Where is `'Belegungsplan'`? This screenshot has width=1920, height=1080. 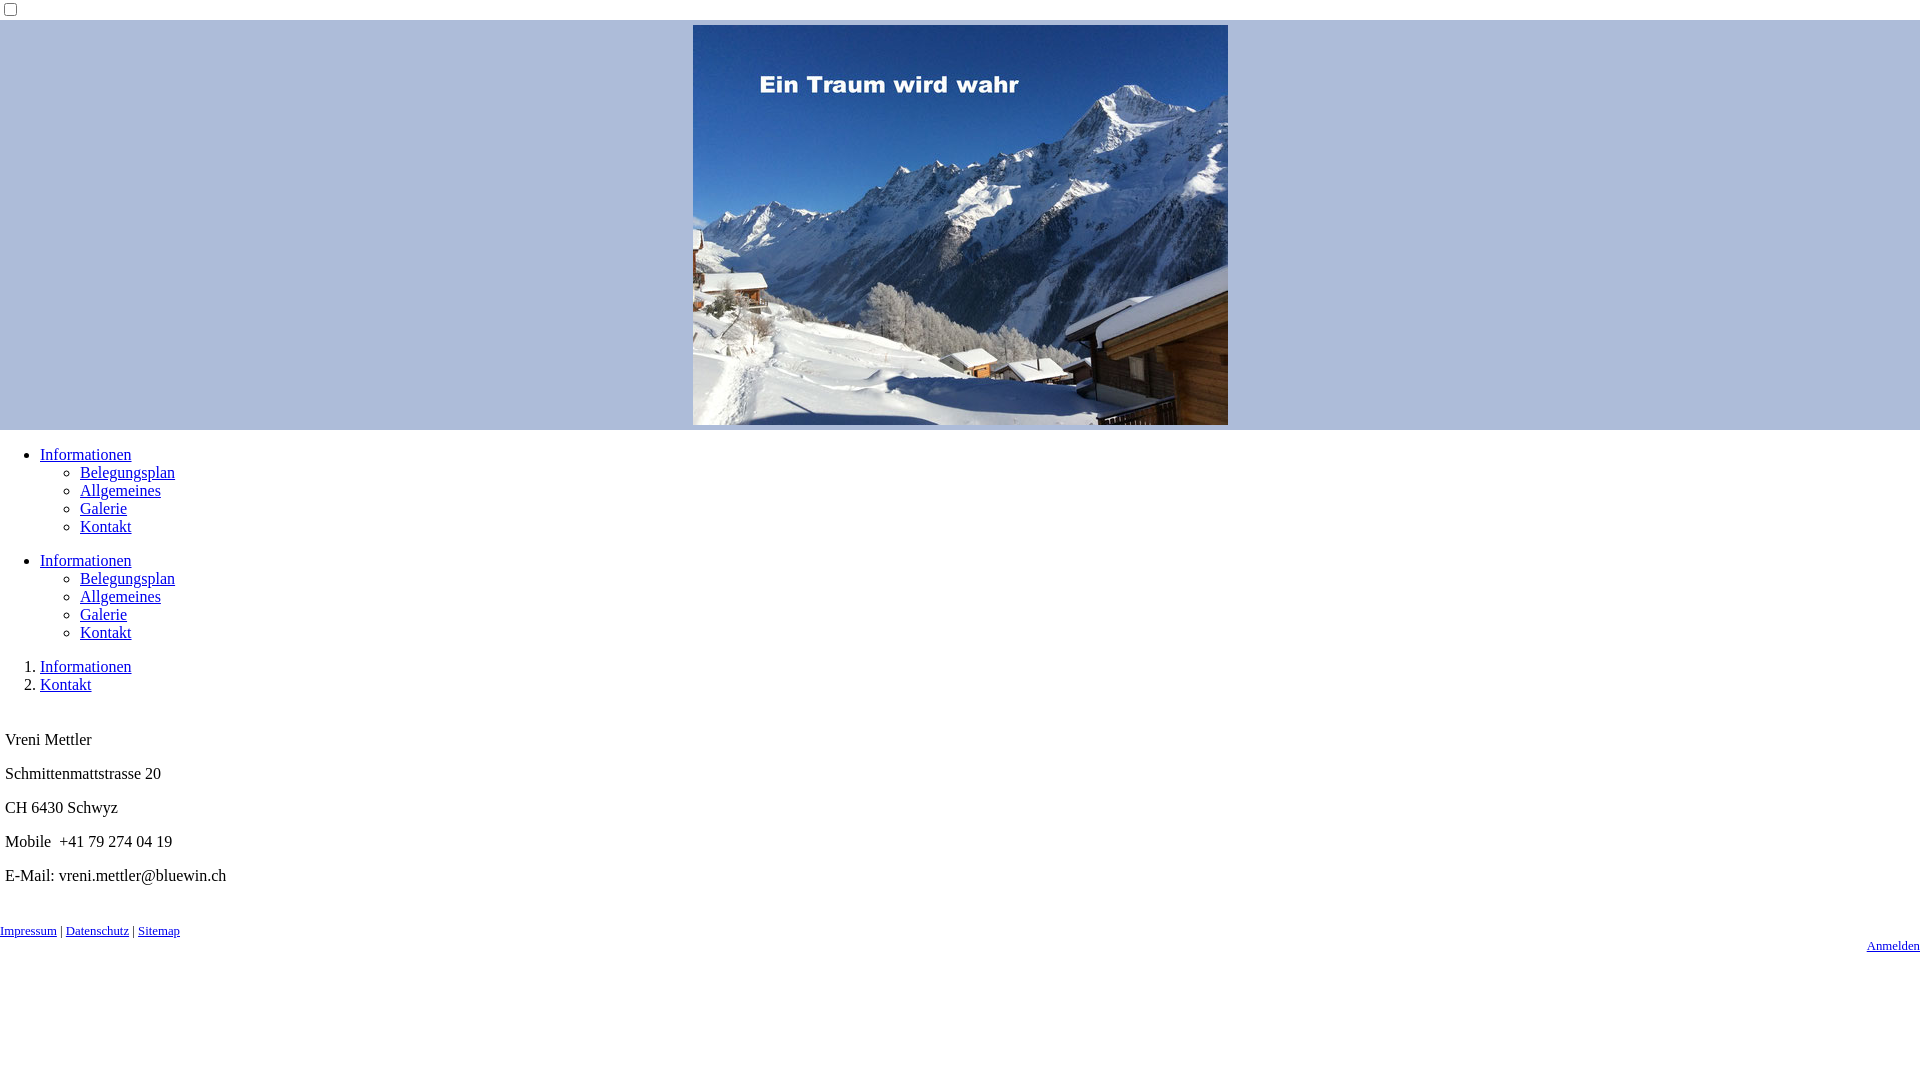 'Belegungsplan' is located at coordinates (80, 472).